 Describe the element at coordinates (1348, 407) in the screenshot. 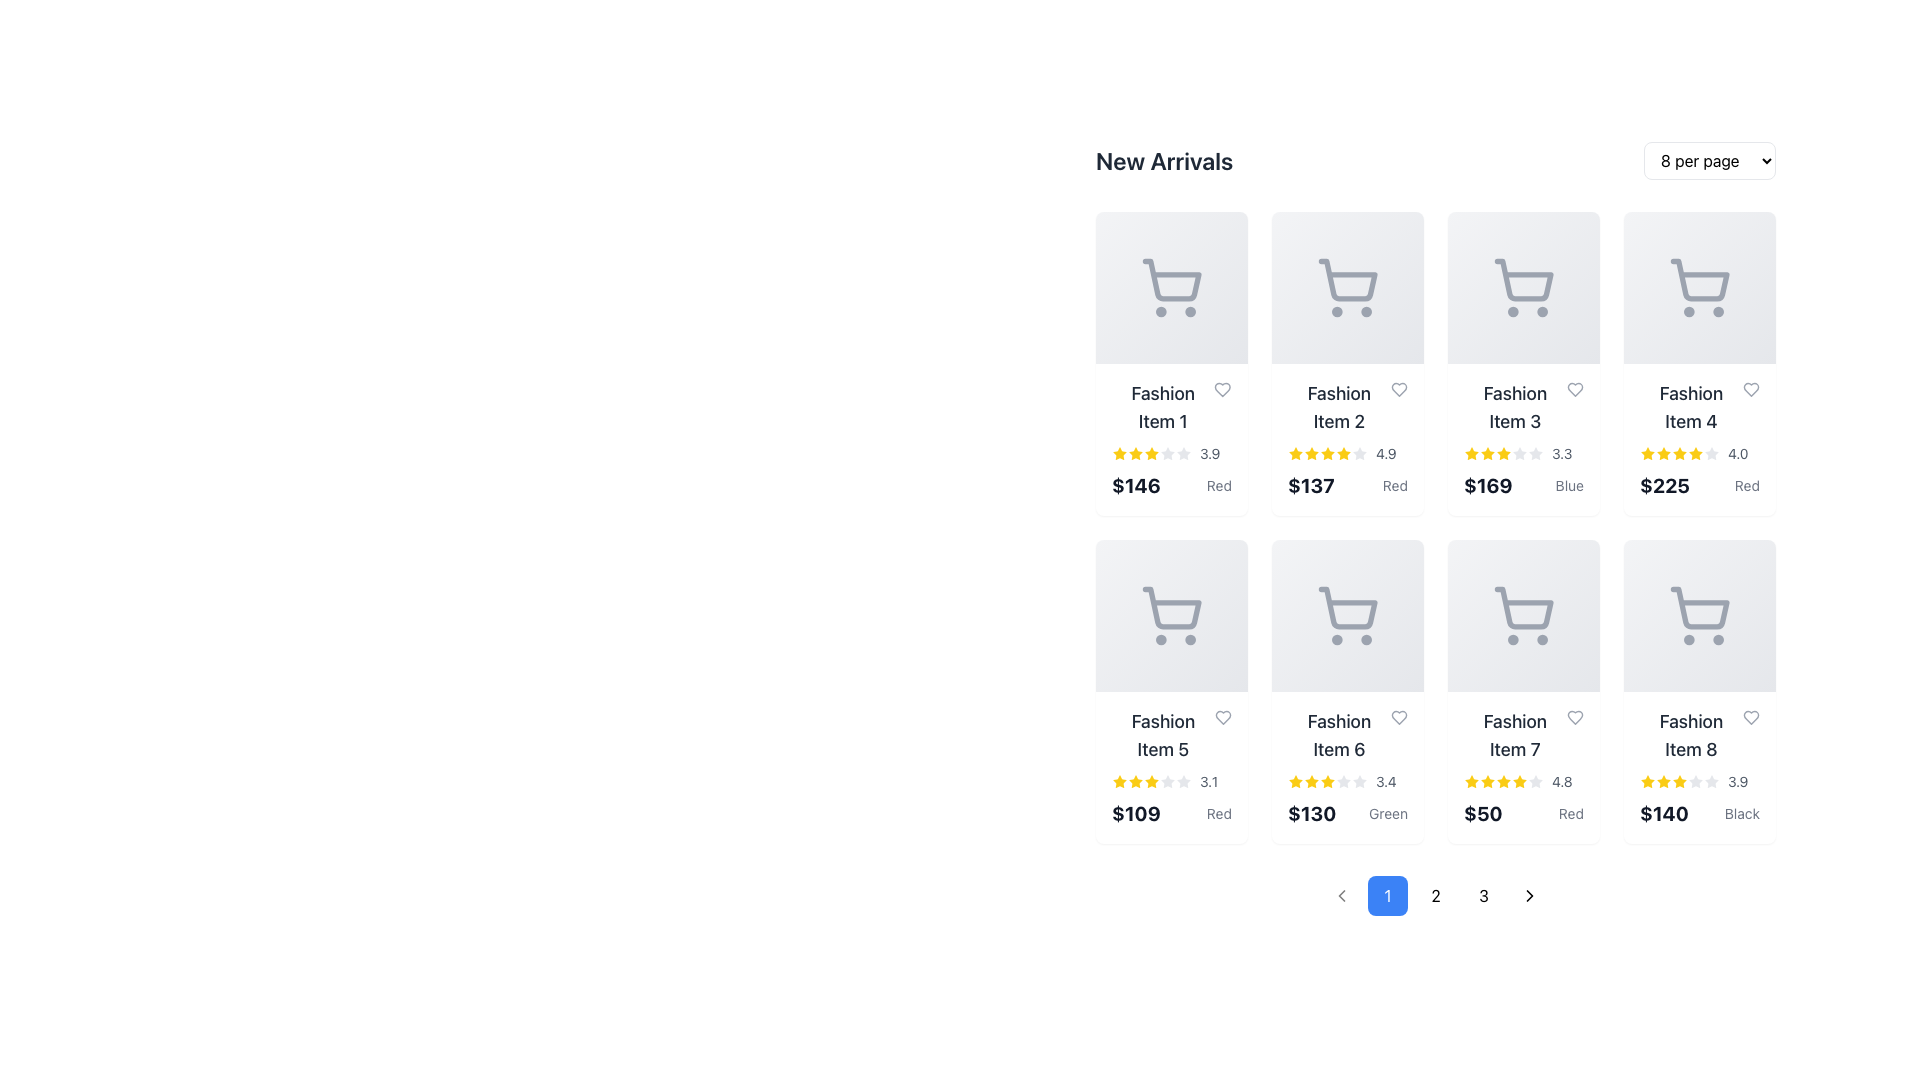

I see `label displaying the name of the fashion product, which is located in the second item of the 'New Arrivals' section, between 'Fashion Item 1' and 'Fashion Item 3'` at that location.